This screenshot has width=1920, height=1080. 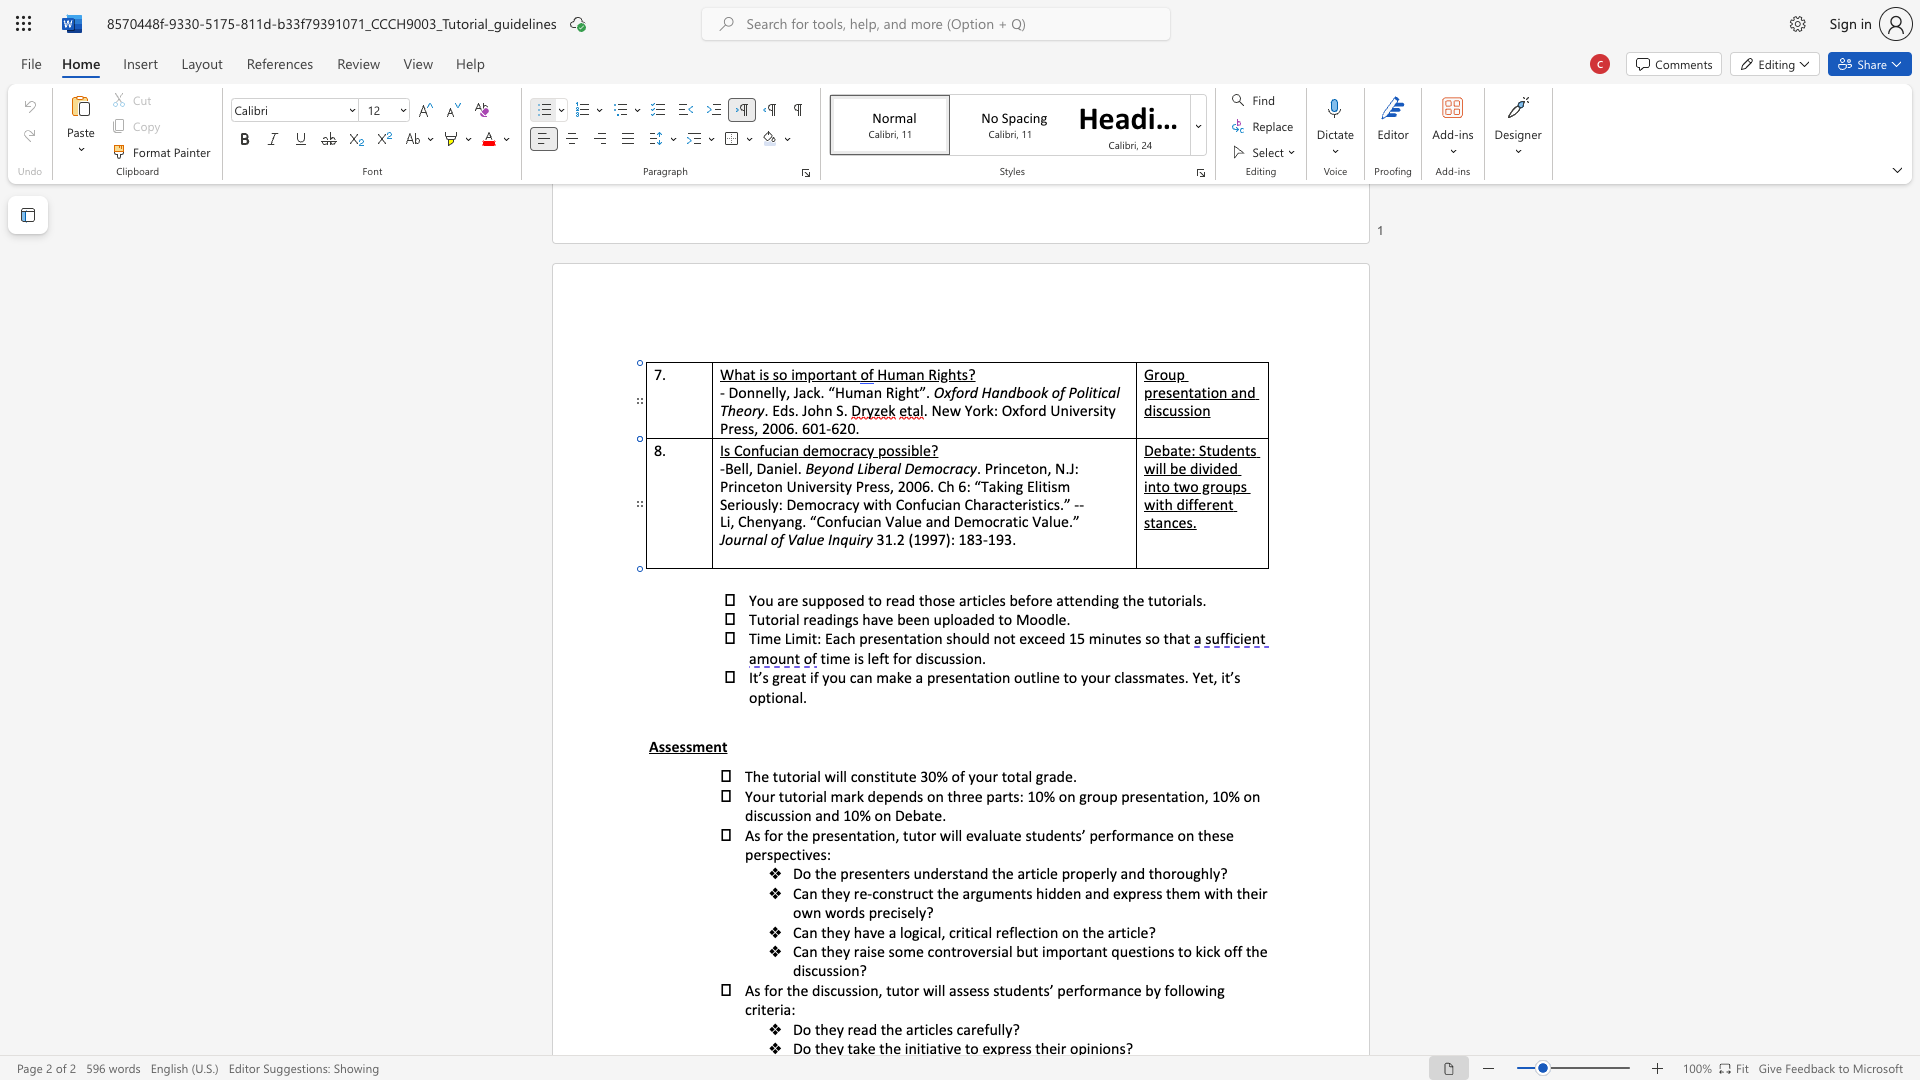 What do you see at coordinates (891, 676) in the screenshot?
I see `the 3th character "a" in the text` at bounding box center [891, 676].